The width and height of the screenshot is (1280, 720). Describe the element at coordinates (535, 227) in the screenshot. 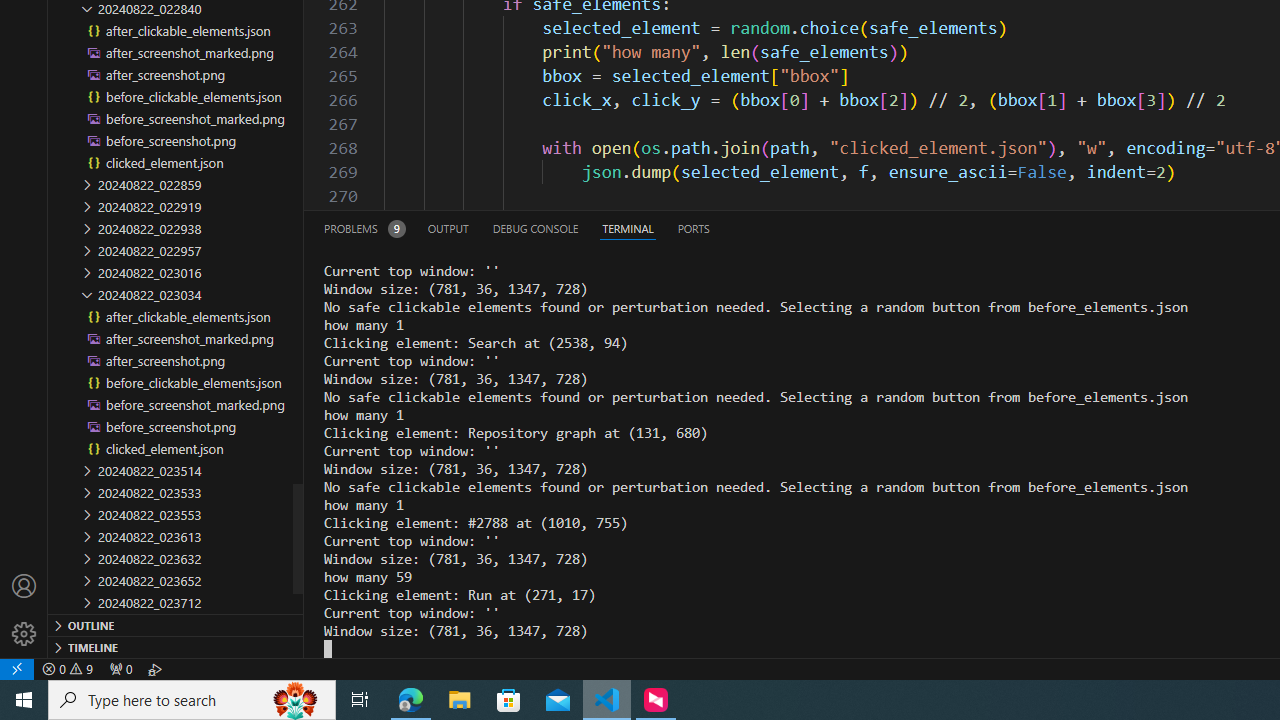

I see `'Debug Console (Ctrl+Shift+Y)'` at that location.